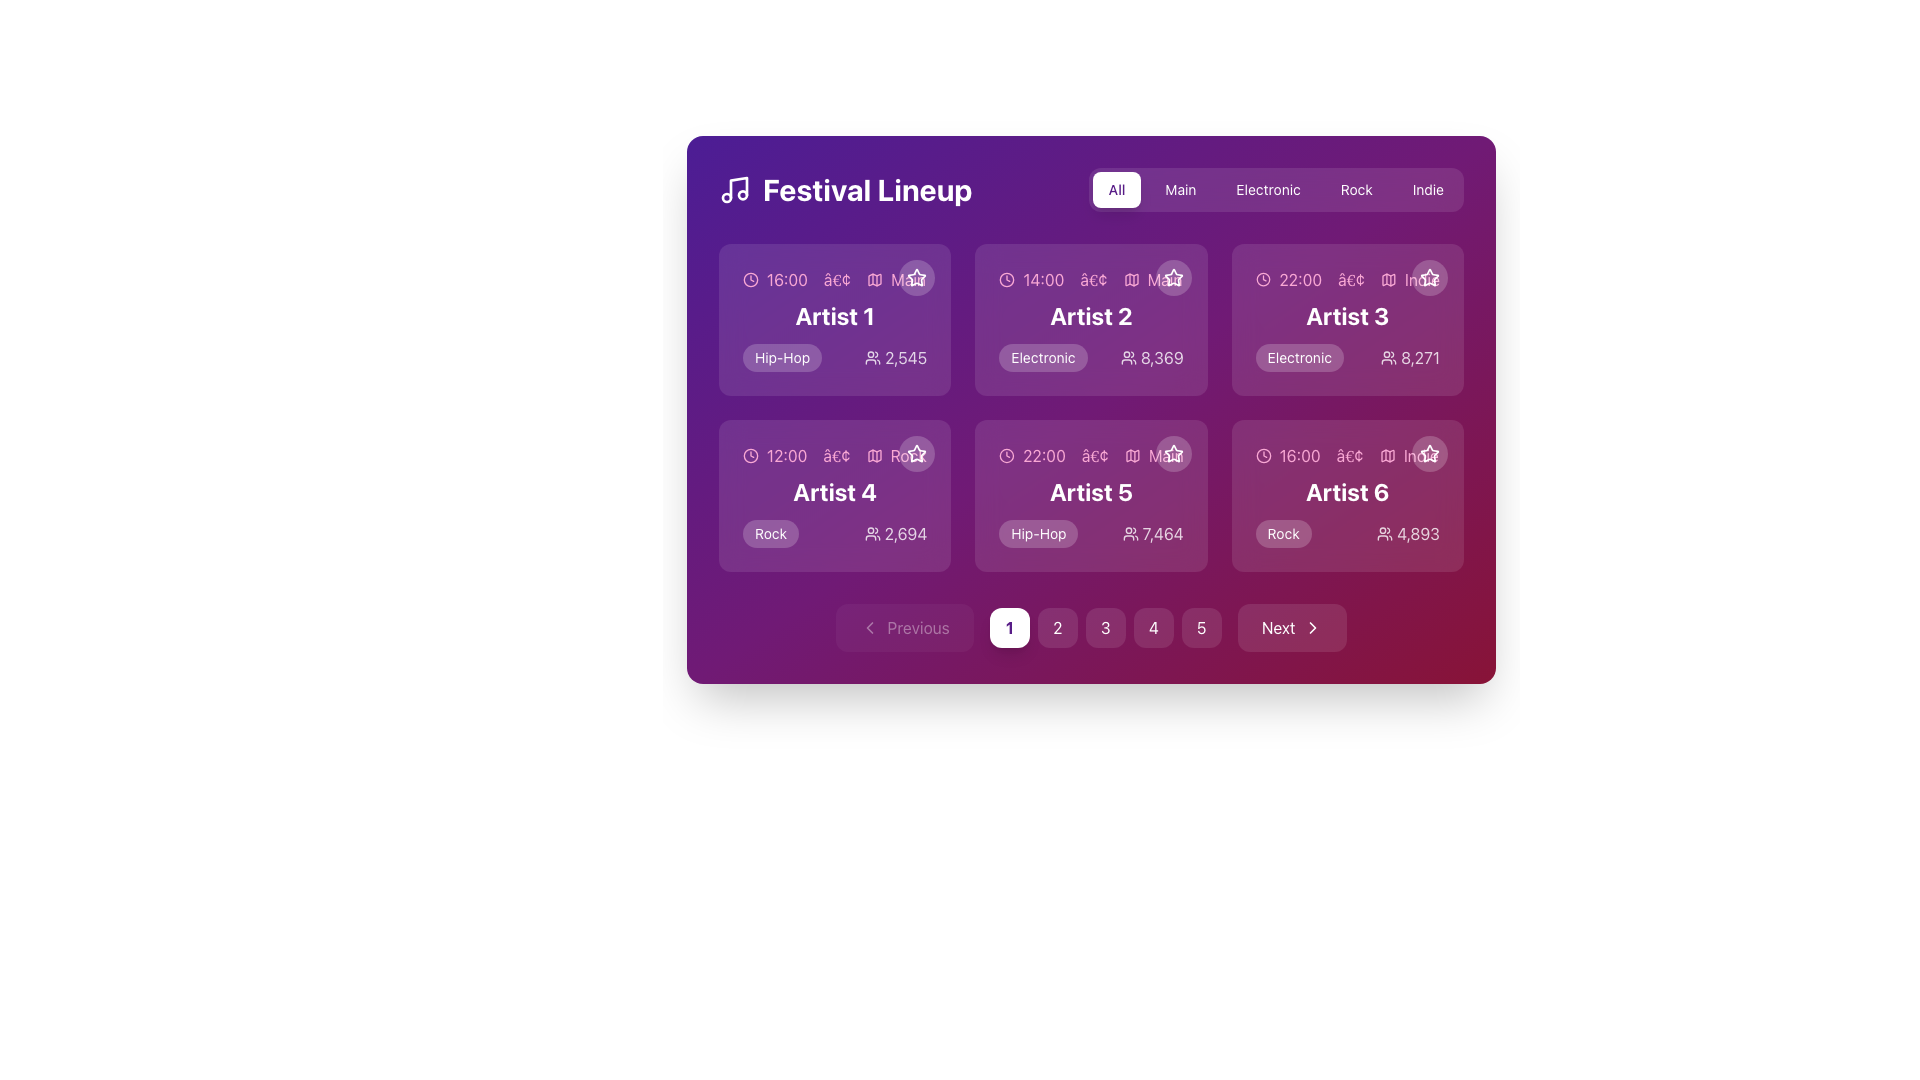 The height and width of the screenshot is (1080, 1920). What do you see at coordinates (869, 627) in the screenshot?
I see `the Chevron icon located at the bottom-left corner of the interface` at bounding box center [869, 627].